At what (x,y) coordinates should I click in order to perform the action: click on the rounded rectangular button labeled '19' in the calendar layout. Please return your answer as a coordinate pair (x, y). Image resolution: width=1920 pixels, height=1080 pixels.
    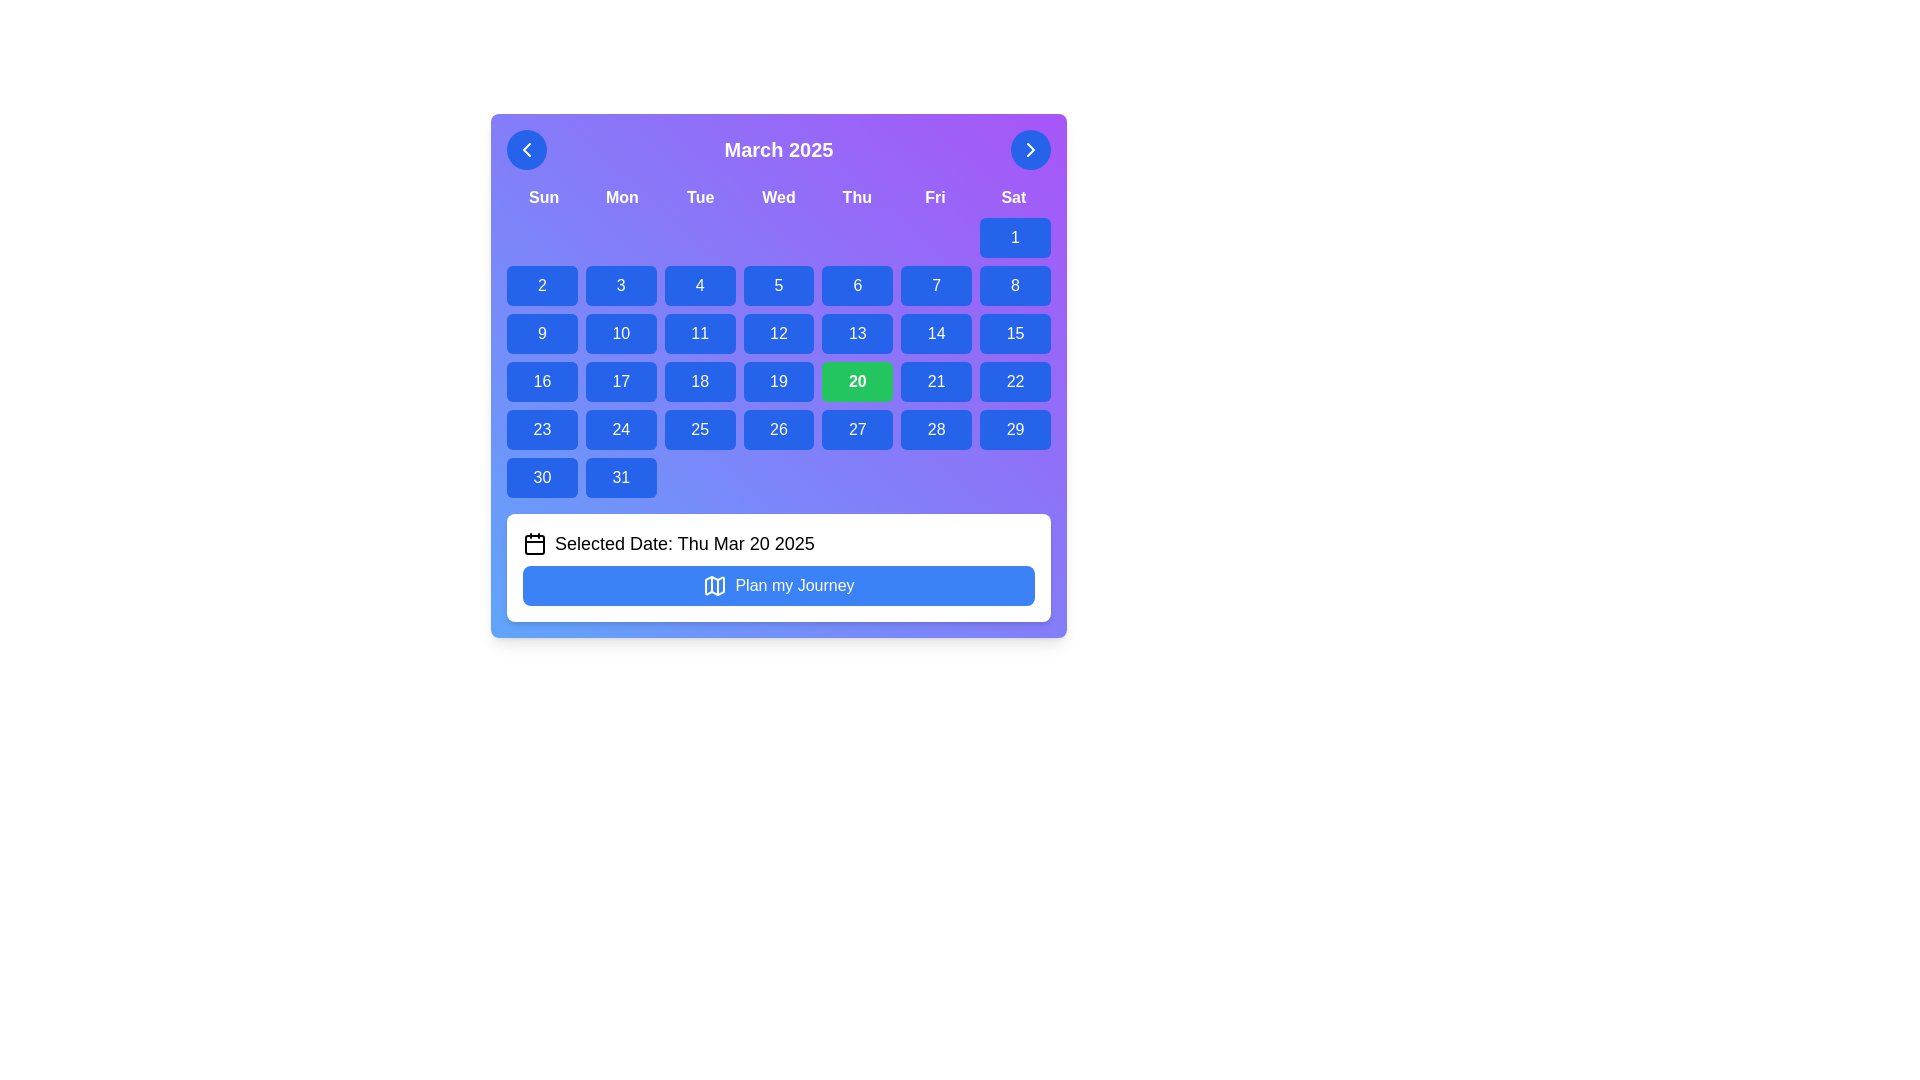
    Looking at the image, I should click on (777, 381).